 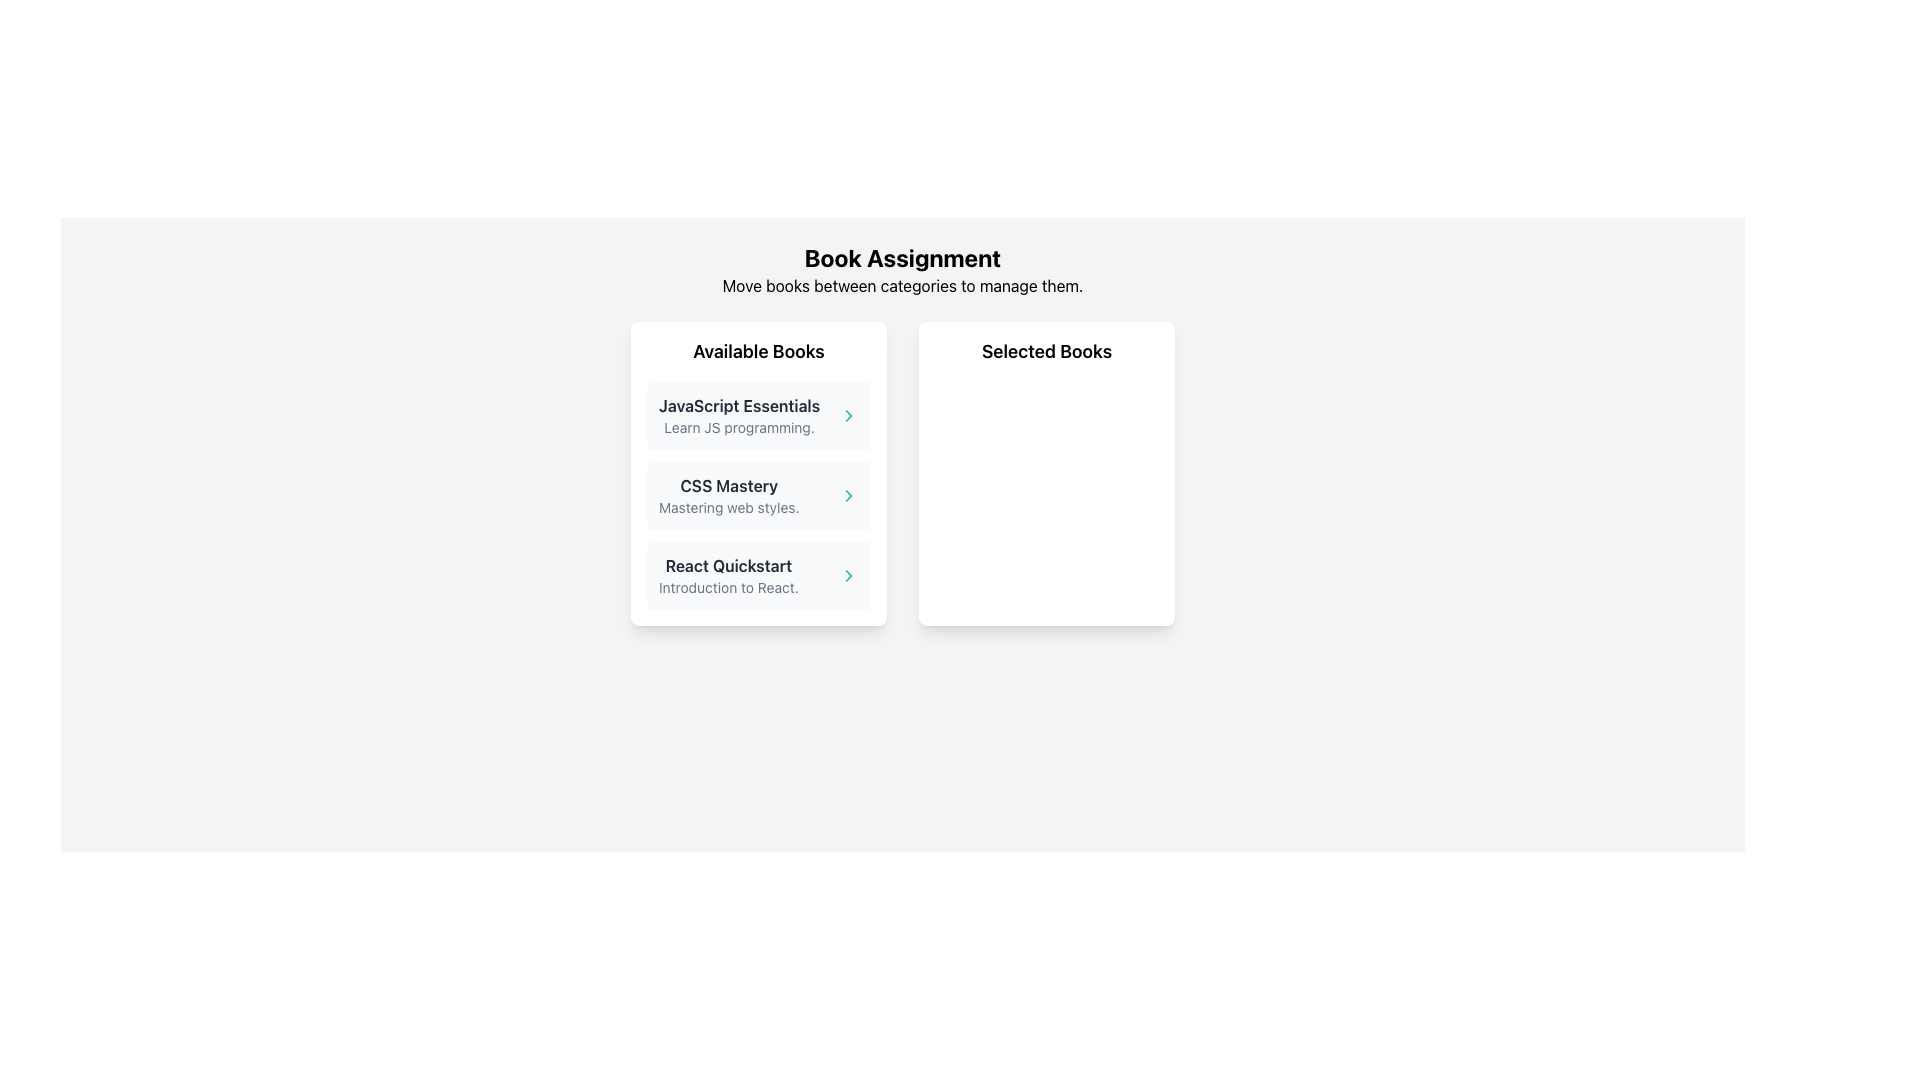 What do you see at coordinates (738, 415) in the screenshot?
I see `the first book item in the 'Available Books' section, which provides the title and description of the book, located on the left side of the layout` at bounding box center [738, 415].